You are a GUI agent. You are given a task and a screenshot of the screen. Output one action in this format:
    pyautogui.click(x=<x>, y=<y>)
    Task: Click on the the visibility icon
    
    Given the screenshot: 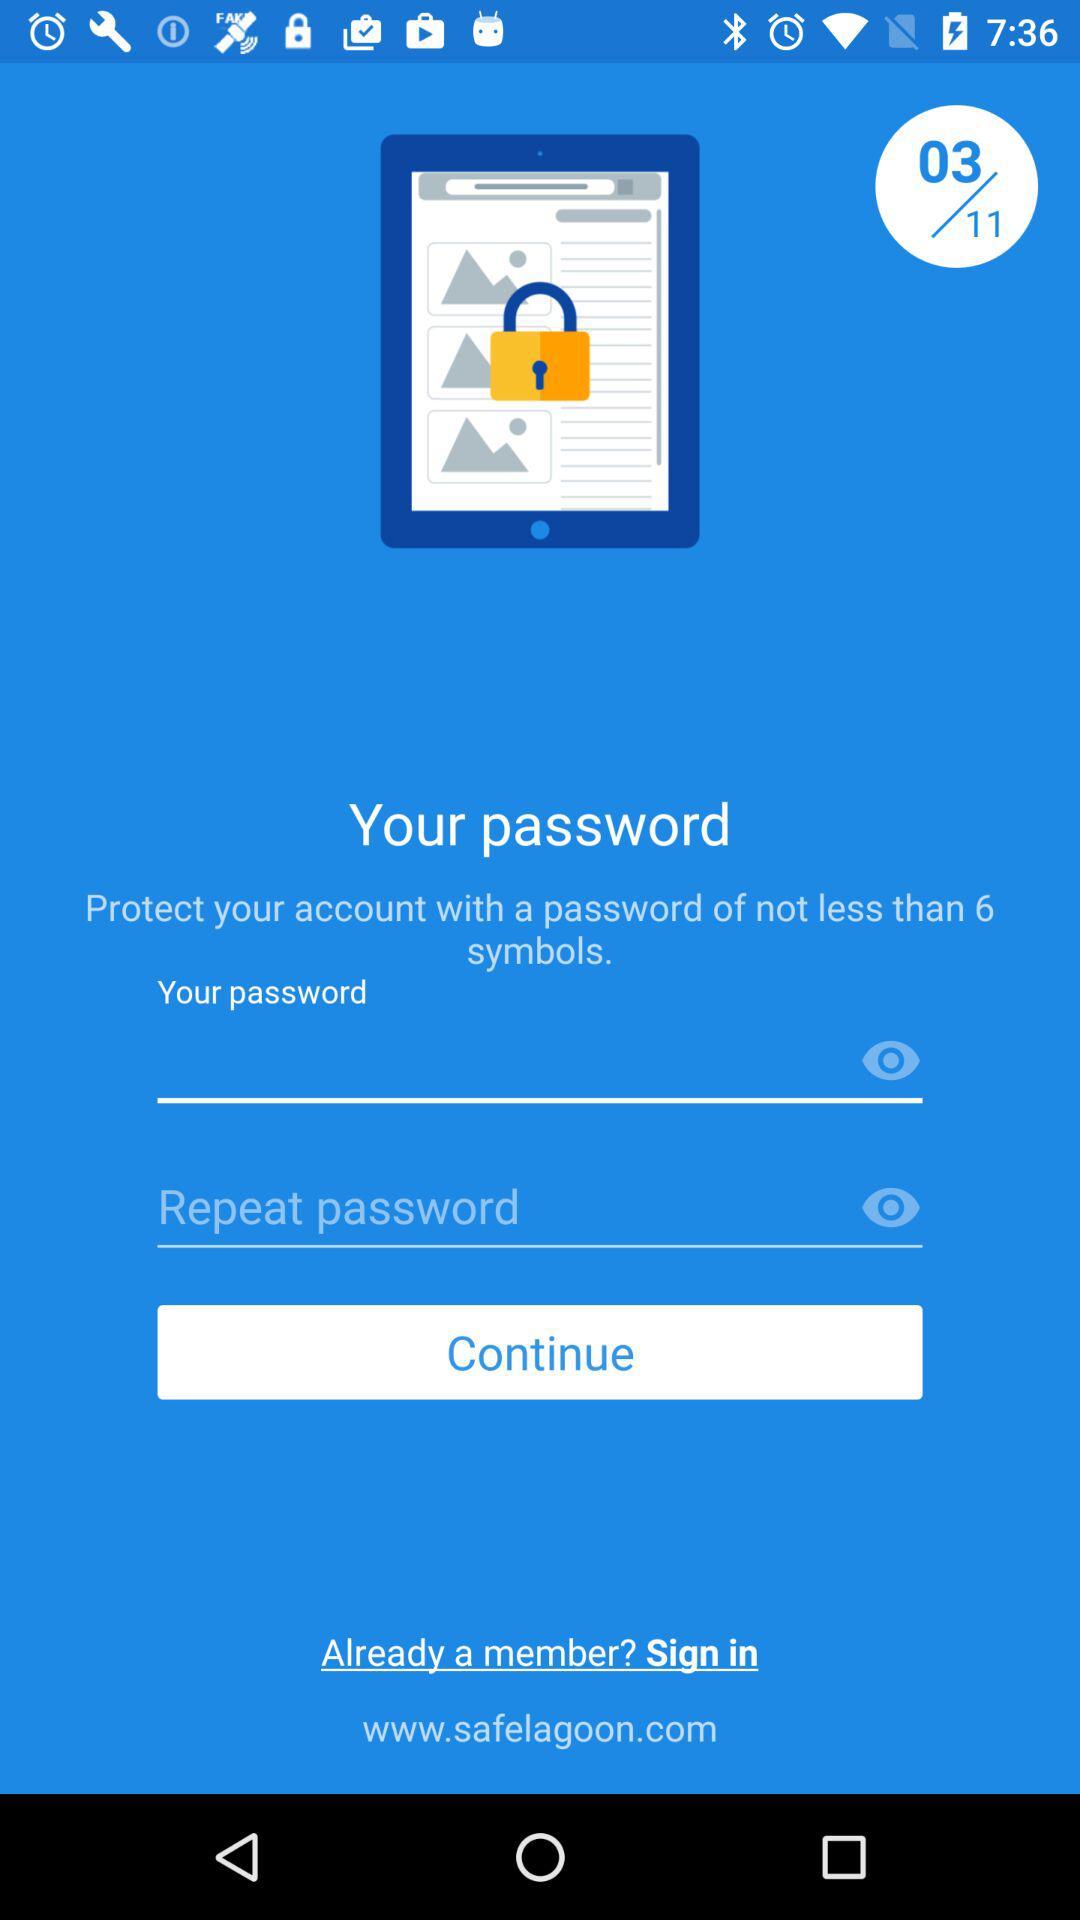 What is the action you would take?
    pyautogui.click(x=890, y=1060)
    